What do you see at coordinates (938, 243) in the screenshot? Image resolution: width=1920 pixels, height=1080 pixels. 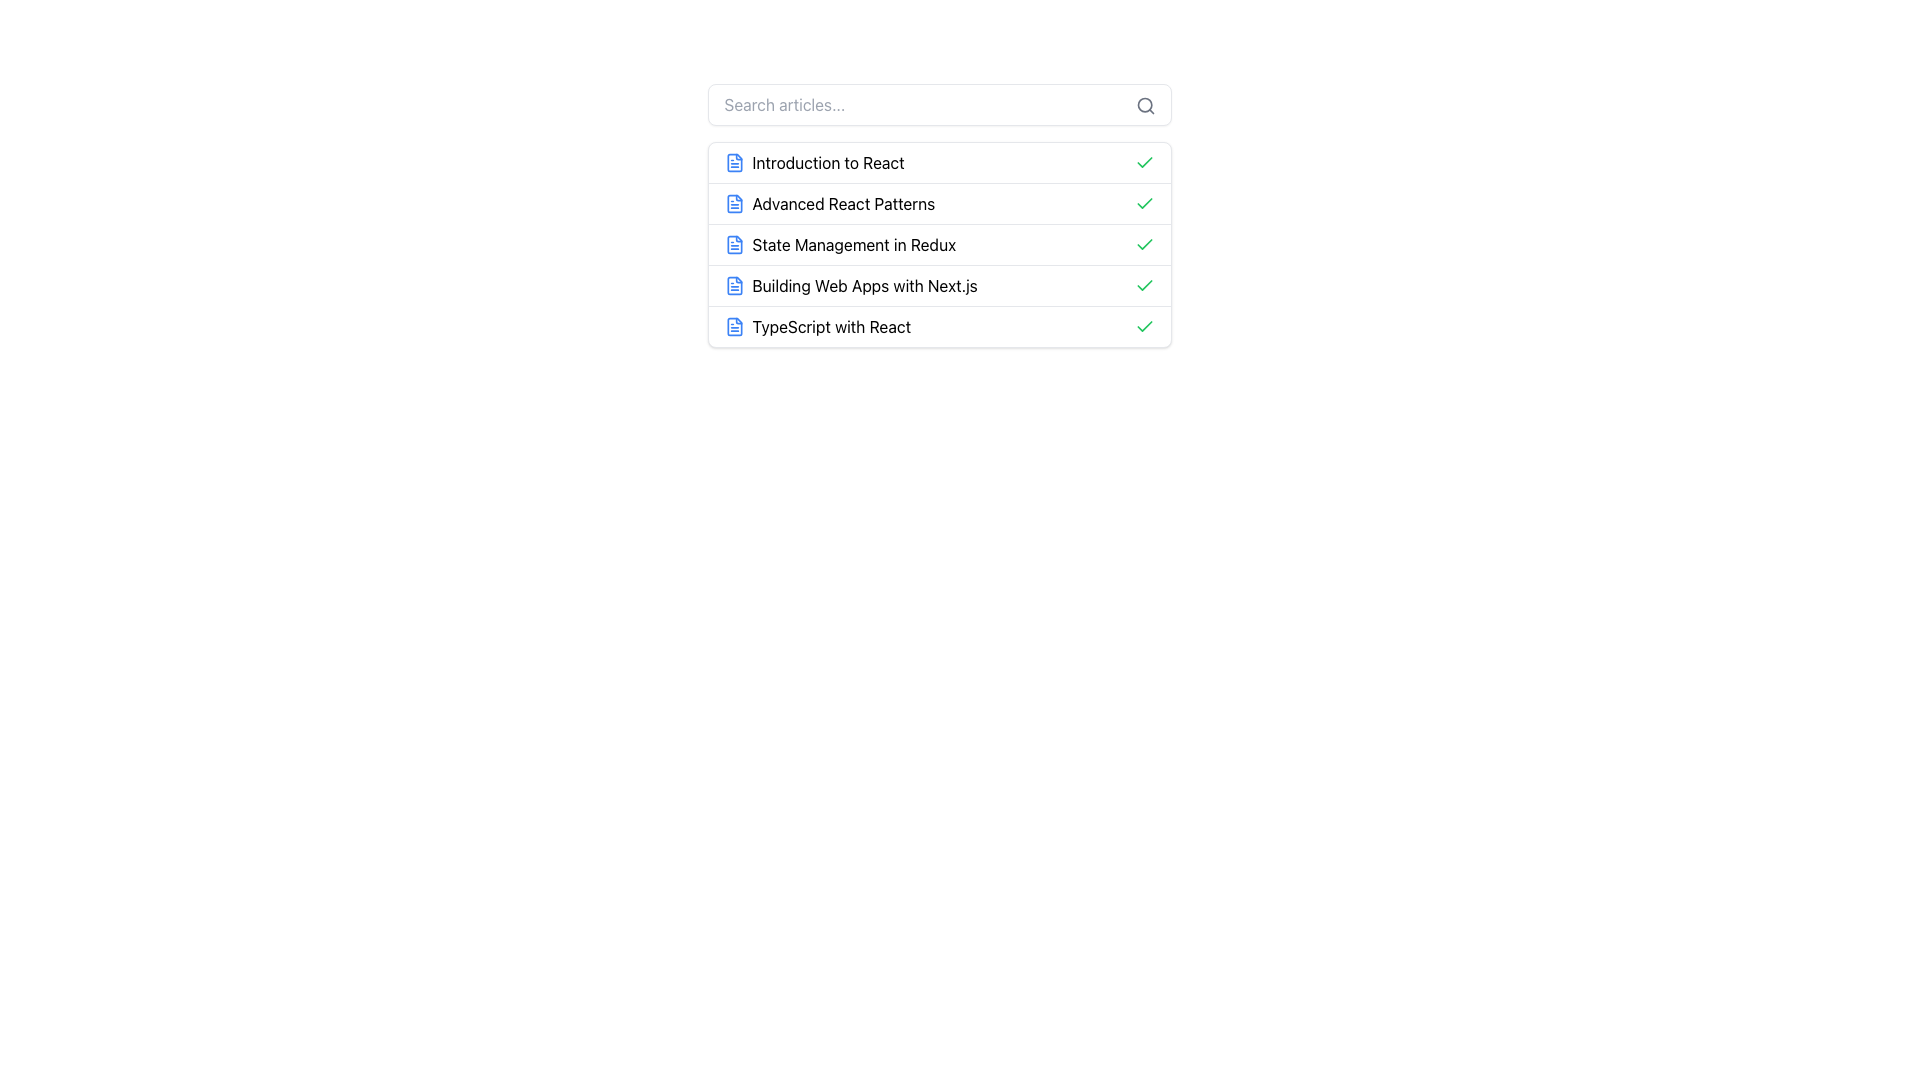 I see `the selectable list item containing the text 'State Management in Redux'` at bounding box center [938, 243].